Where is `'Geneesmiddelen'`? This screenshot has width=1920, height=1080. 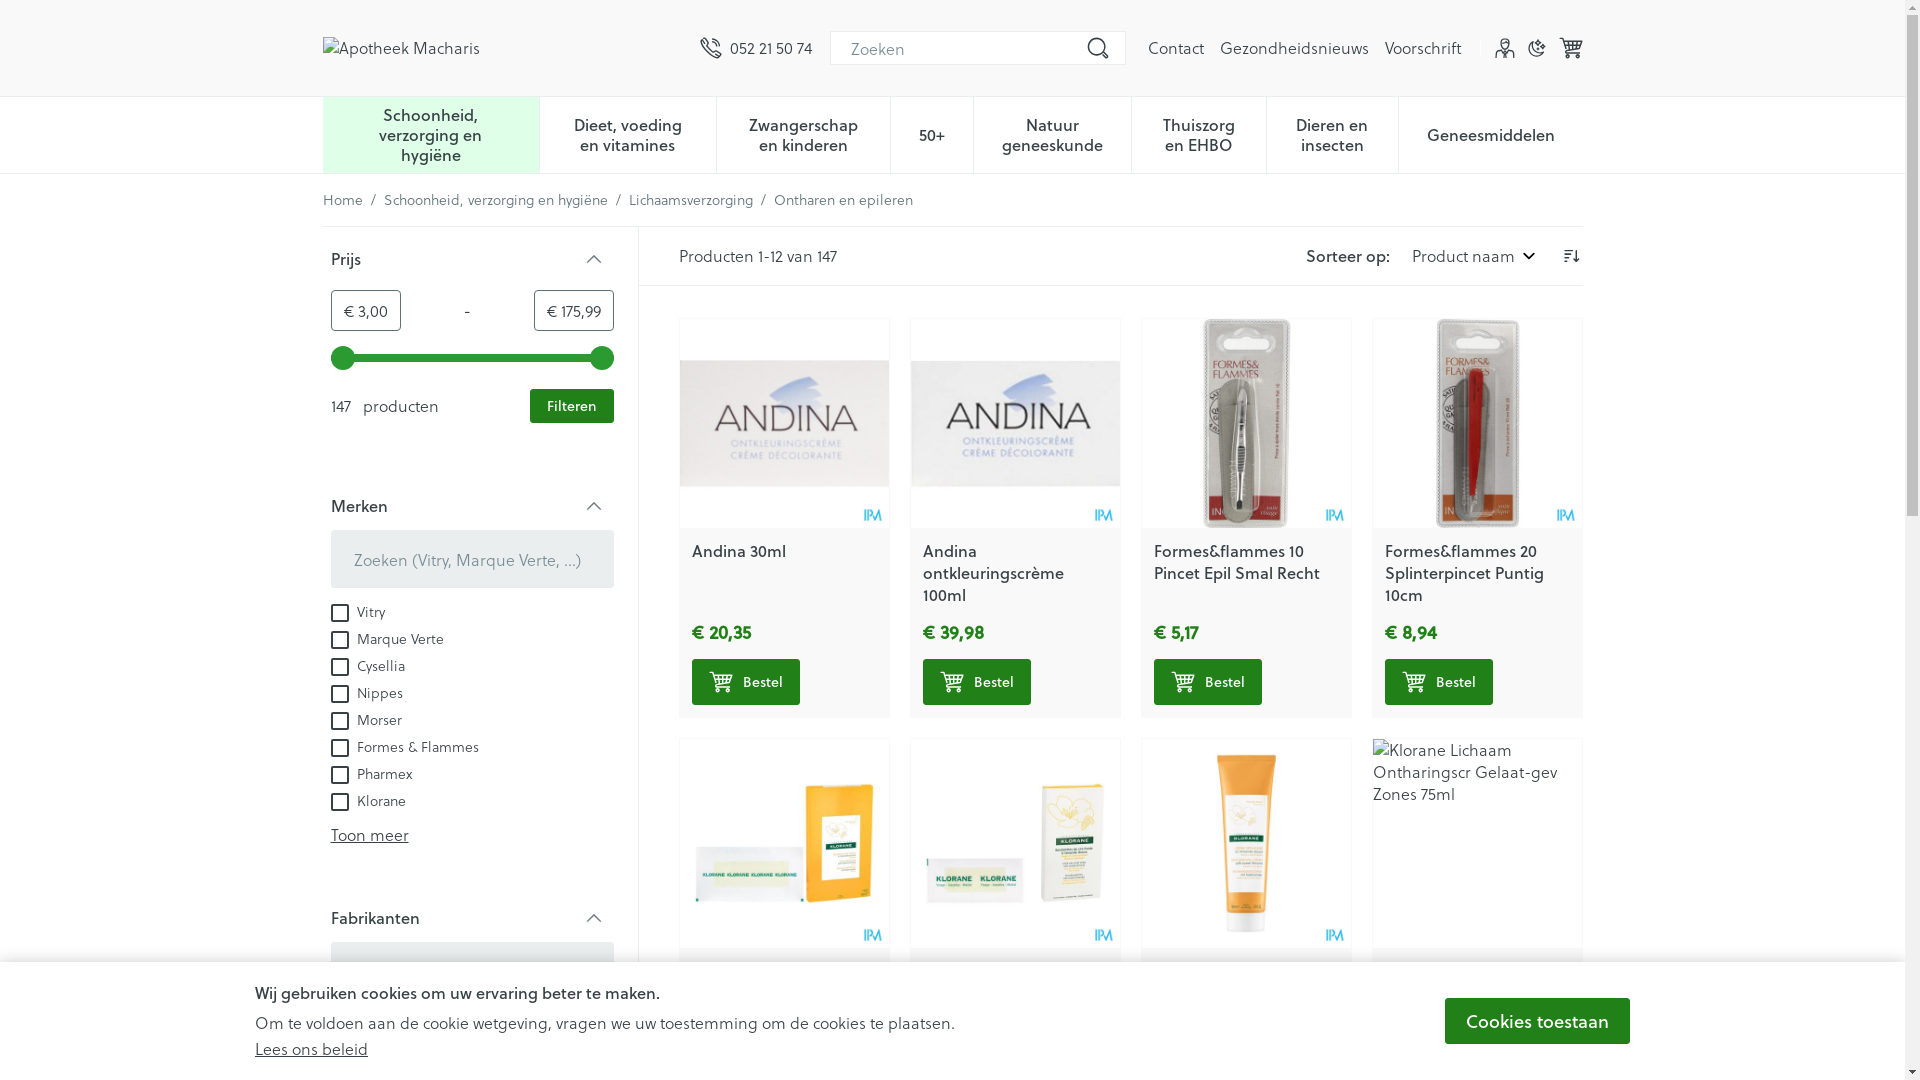
'Geneesmiddelen' is located at coordinates (1397, 132).